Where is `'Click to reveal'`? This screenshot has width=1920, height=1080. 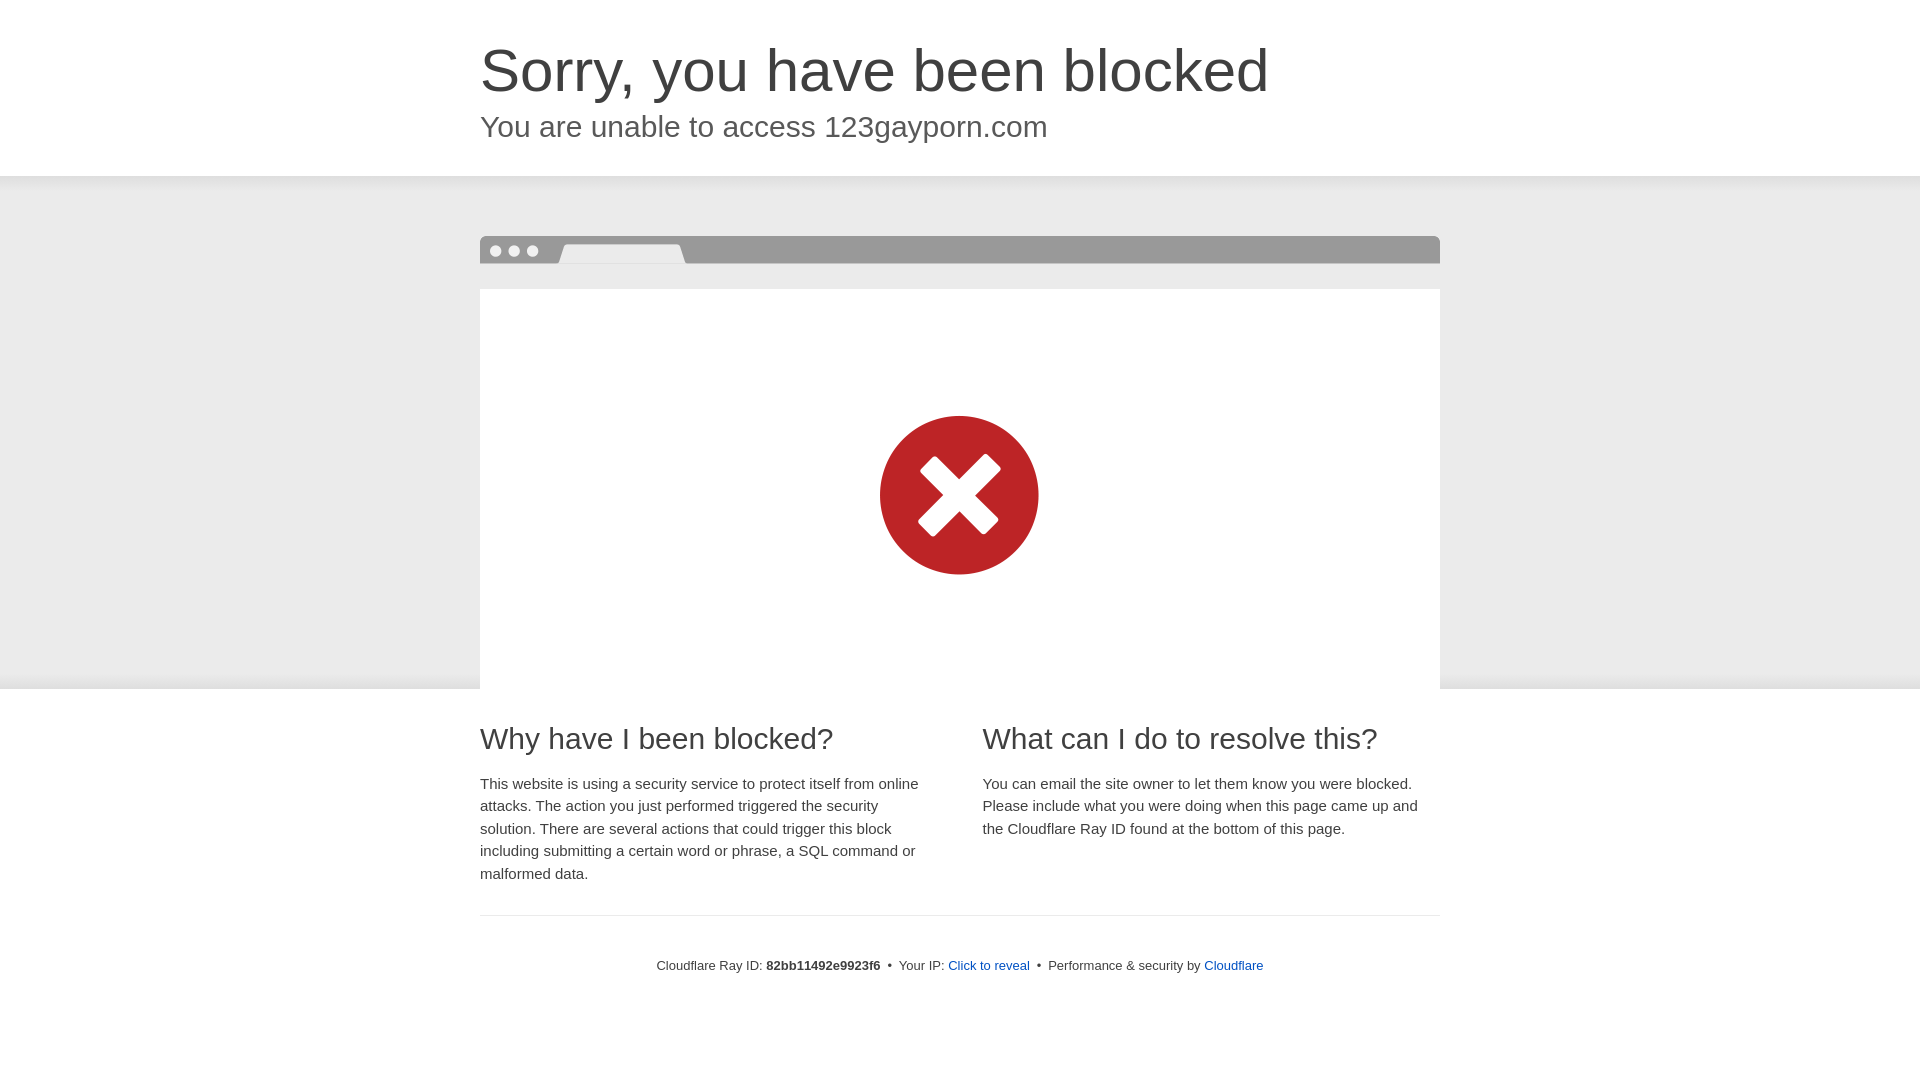
'Click to reveal' is located at coordinates (988, 964).